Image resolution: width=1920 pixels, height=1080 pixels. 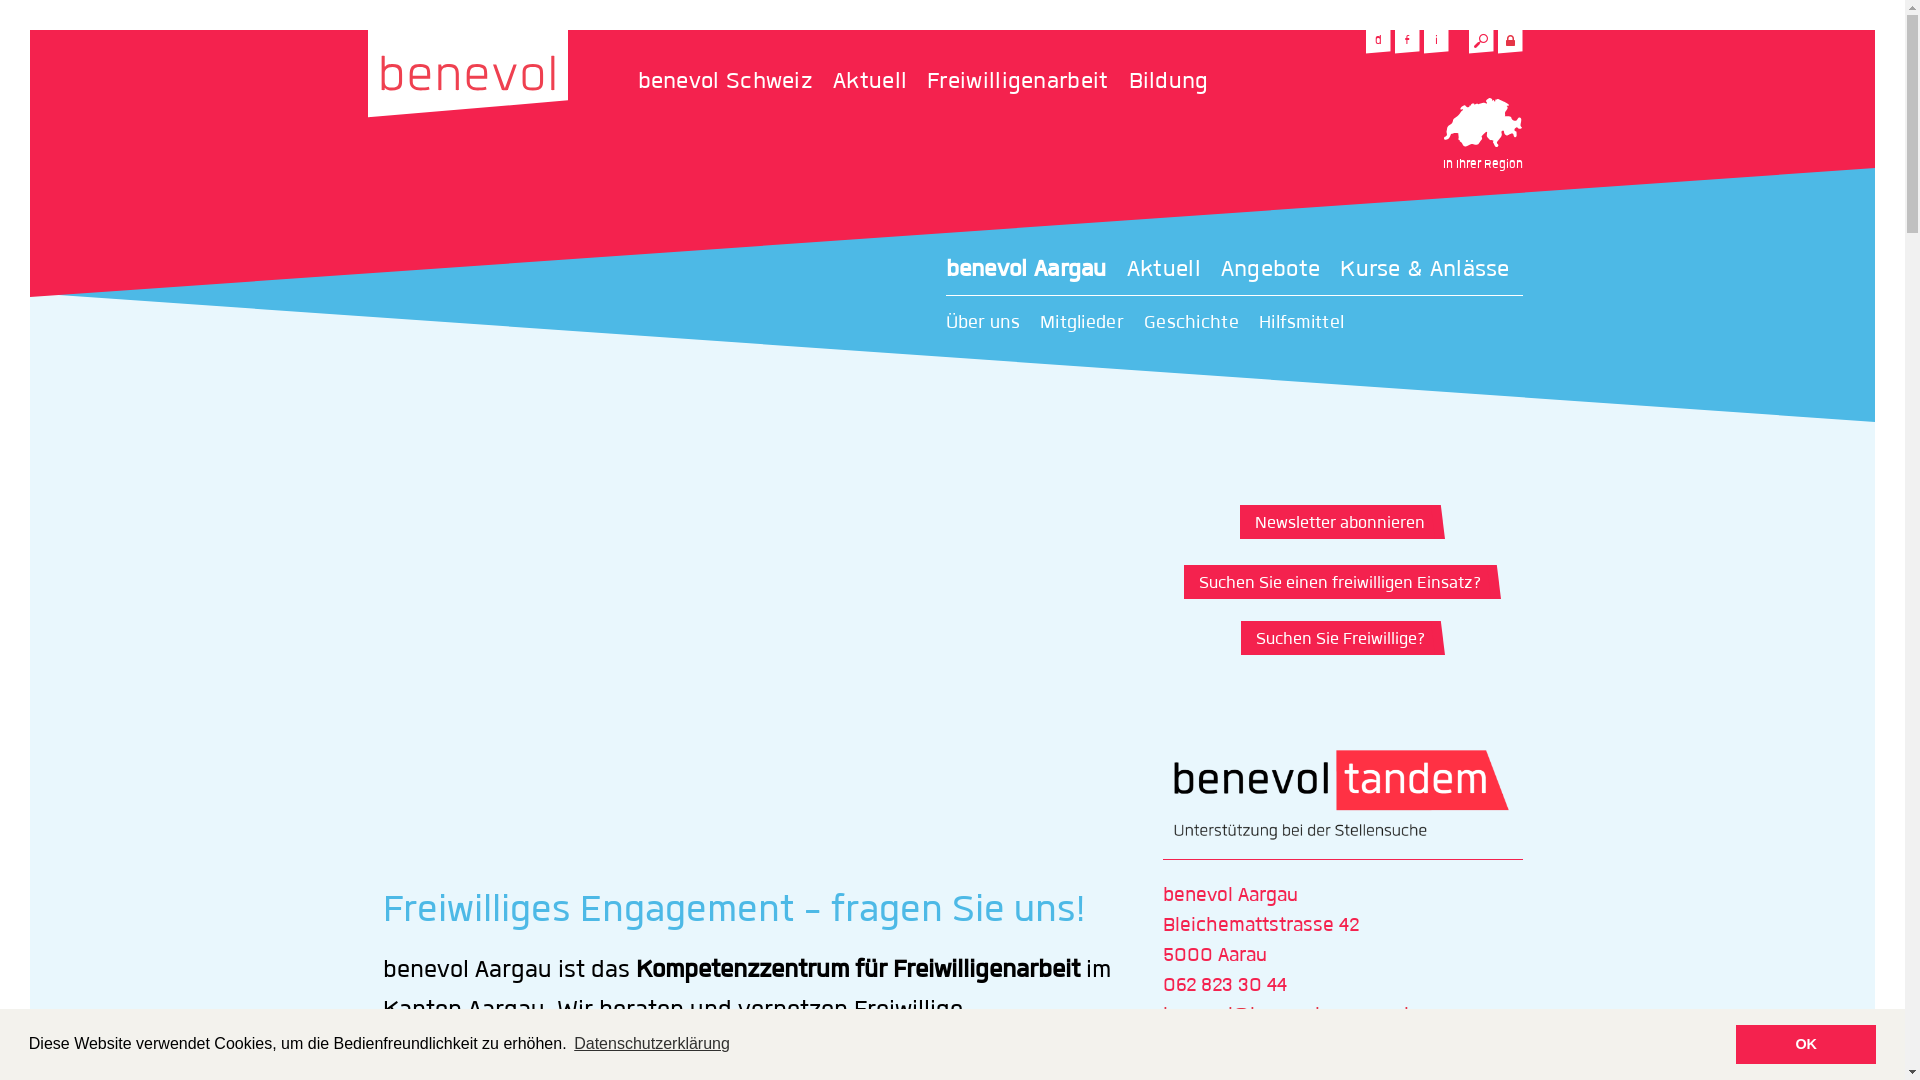 I want to click on 'Suchen Sie Freiwillige?', so click(x=1337, y=637).